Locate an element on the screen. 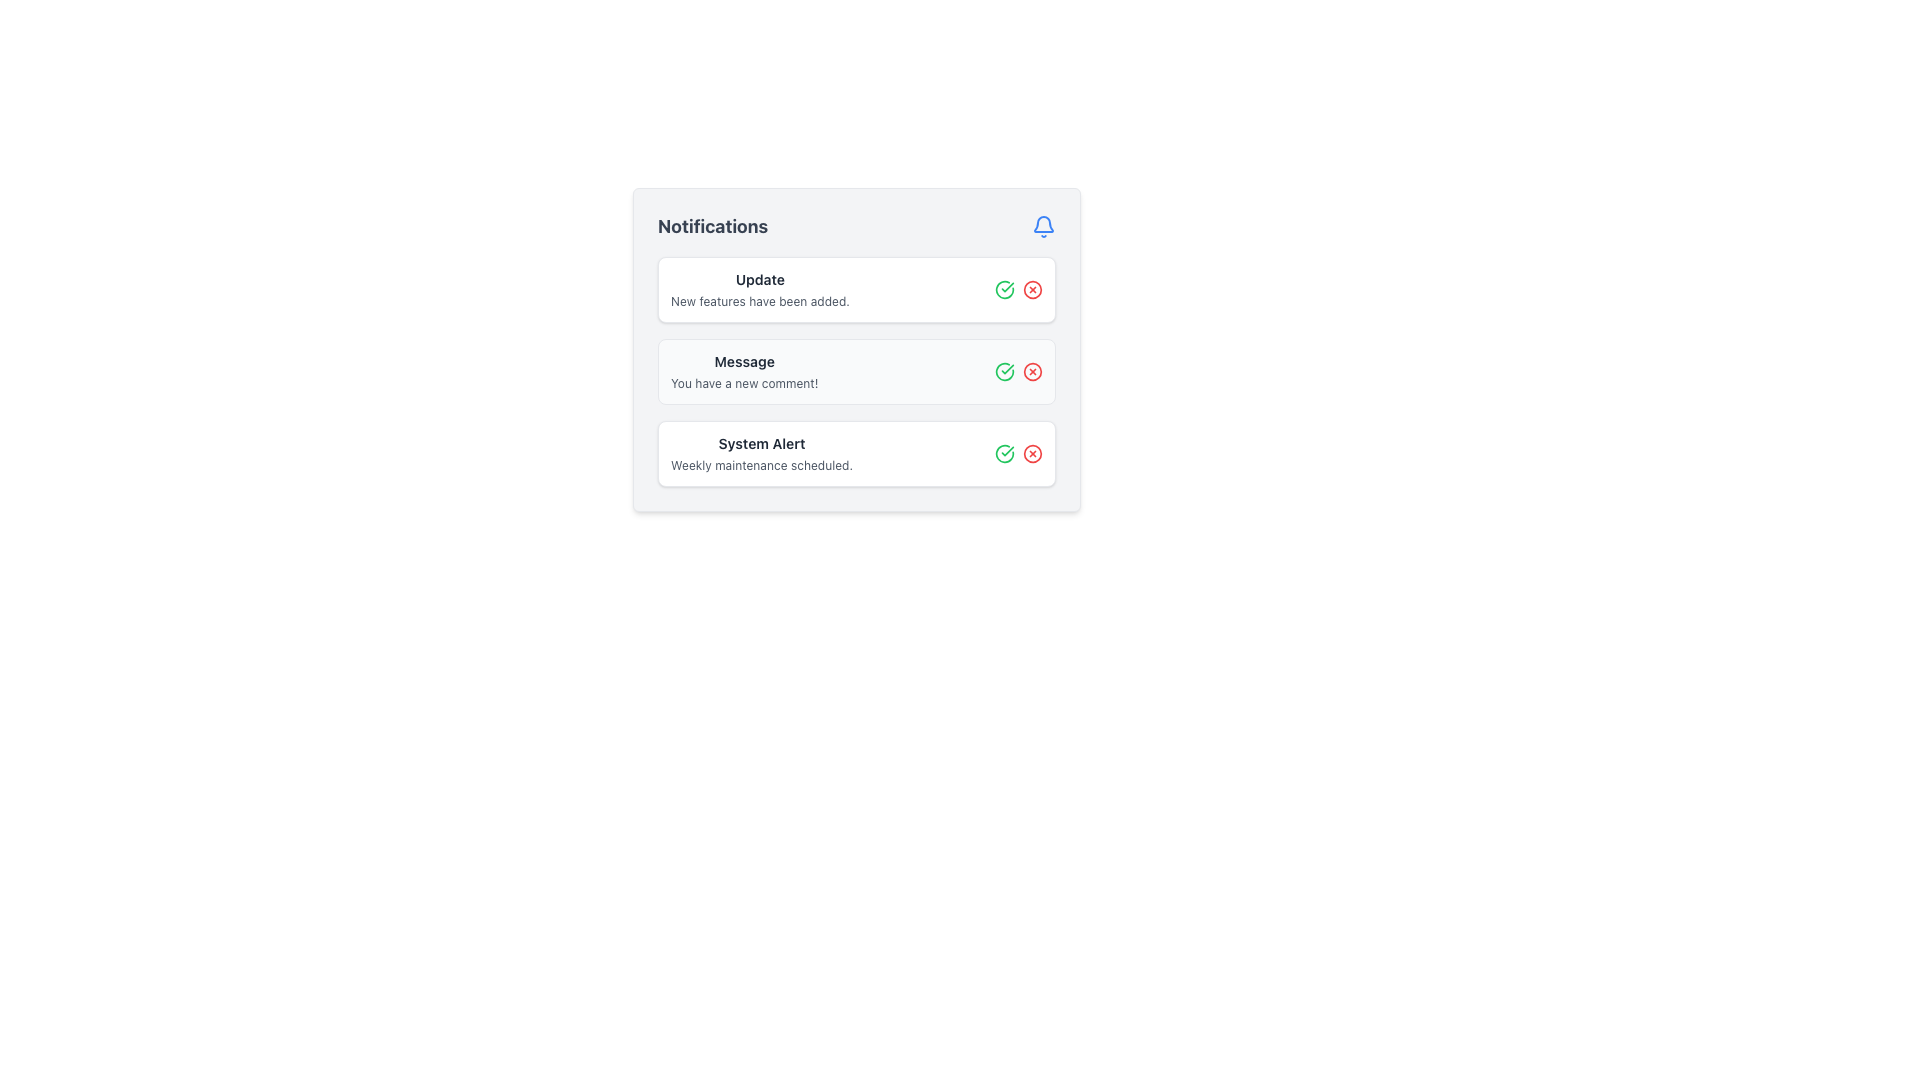 This screenshot has height=1080, width=1920. text label that serves as the header for the notifications section, positioned to the left and above other notification content is located at coordinates (713, 226).